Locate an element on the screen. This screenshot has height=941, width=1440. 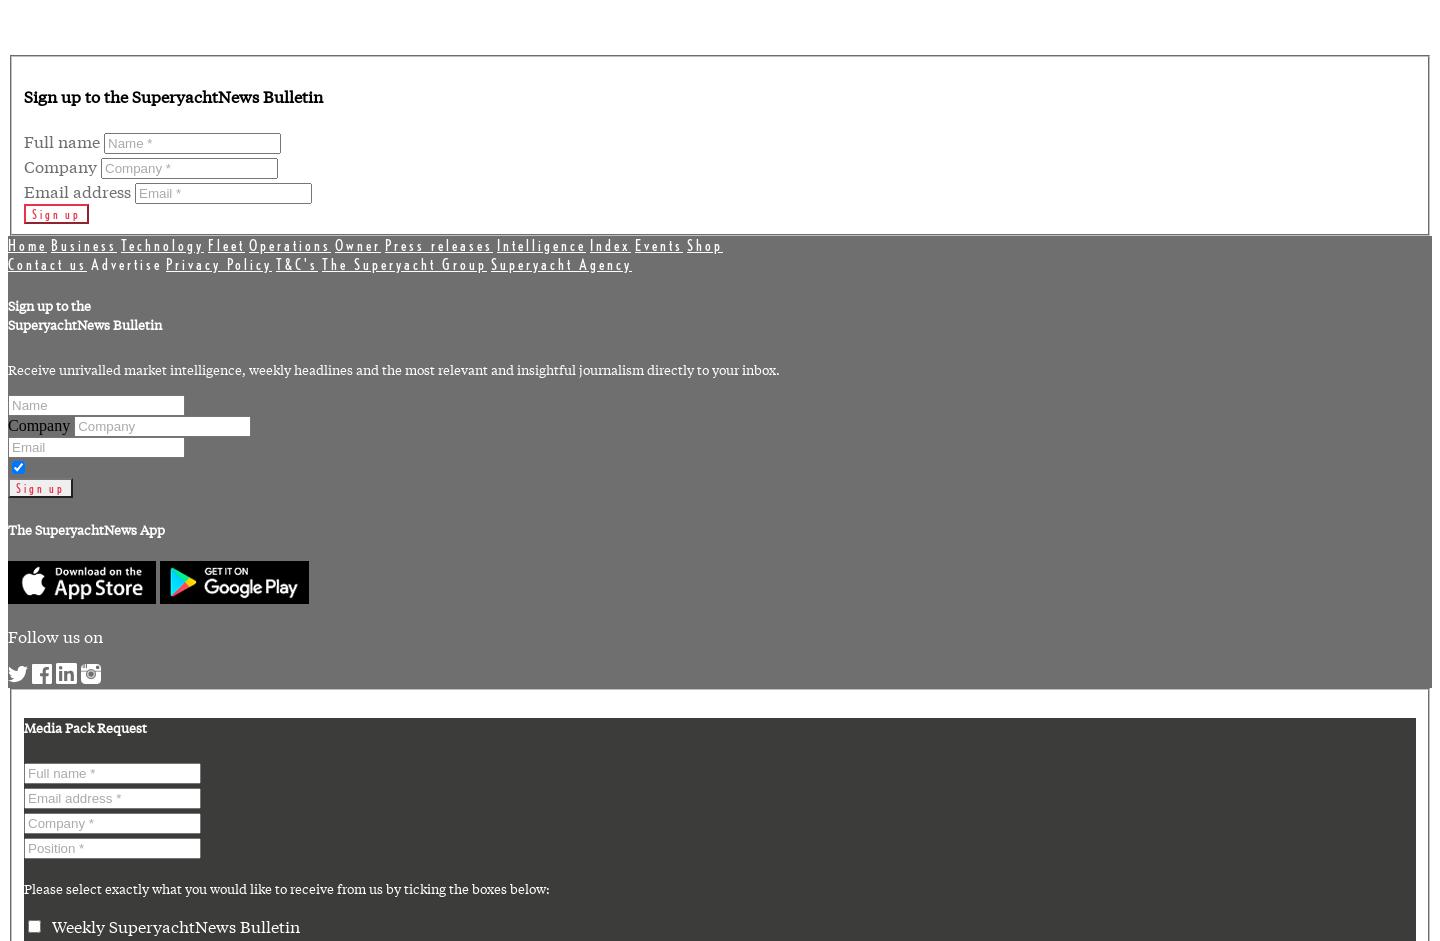
'Shop' is located at coordinates (705, 243).